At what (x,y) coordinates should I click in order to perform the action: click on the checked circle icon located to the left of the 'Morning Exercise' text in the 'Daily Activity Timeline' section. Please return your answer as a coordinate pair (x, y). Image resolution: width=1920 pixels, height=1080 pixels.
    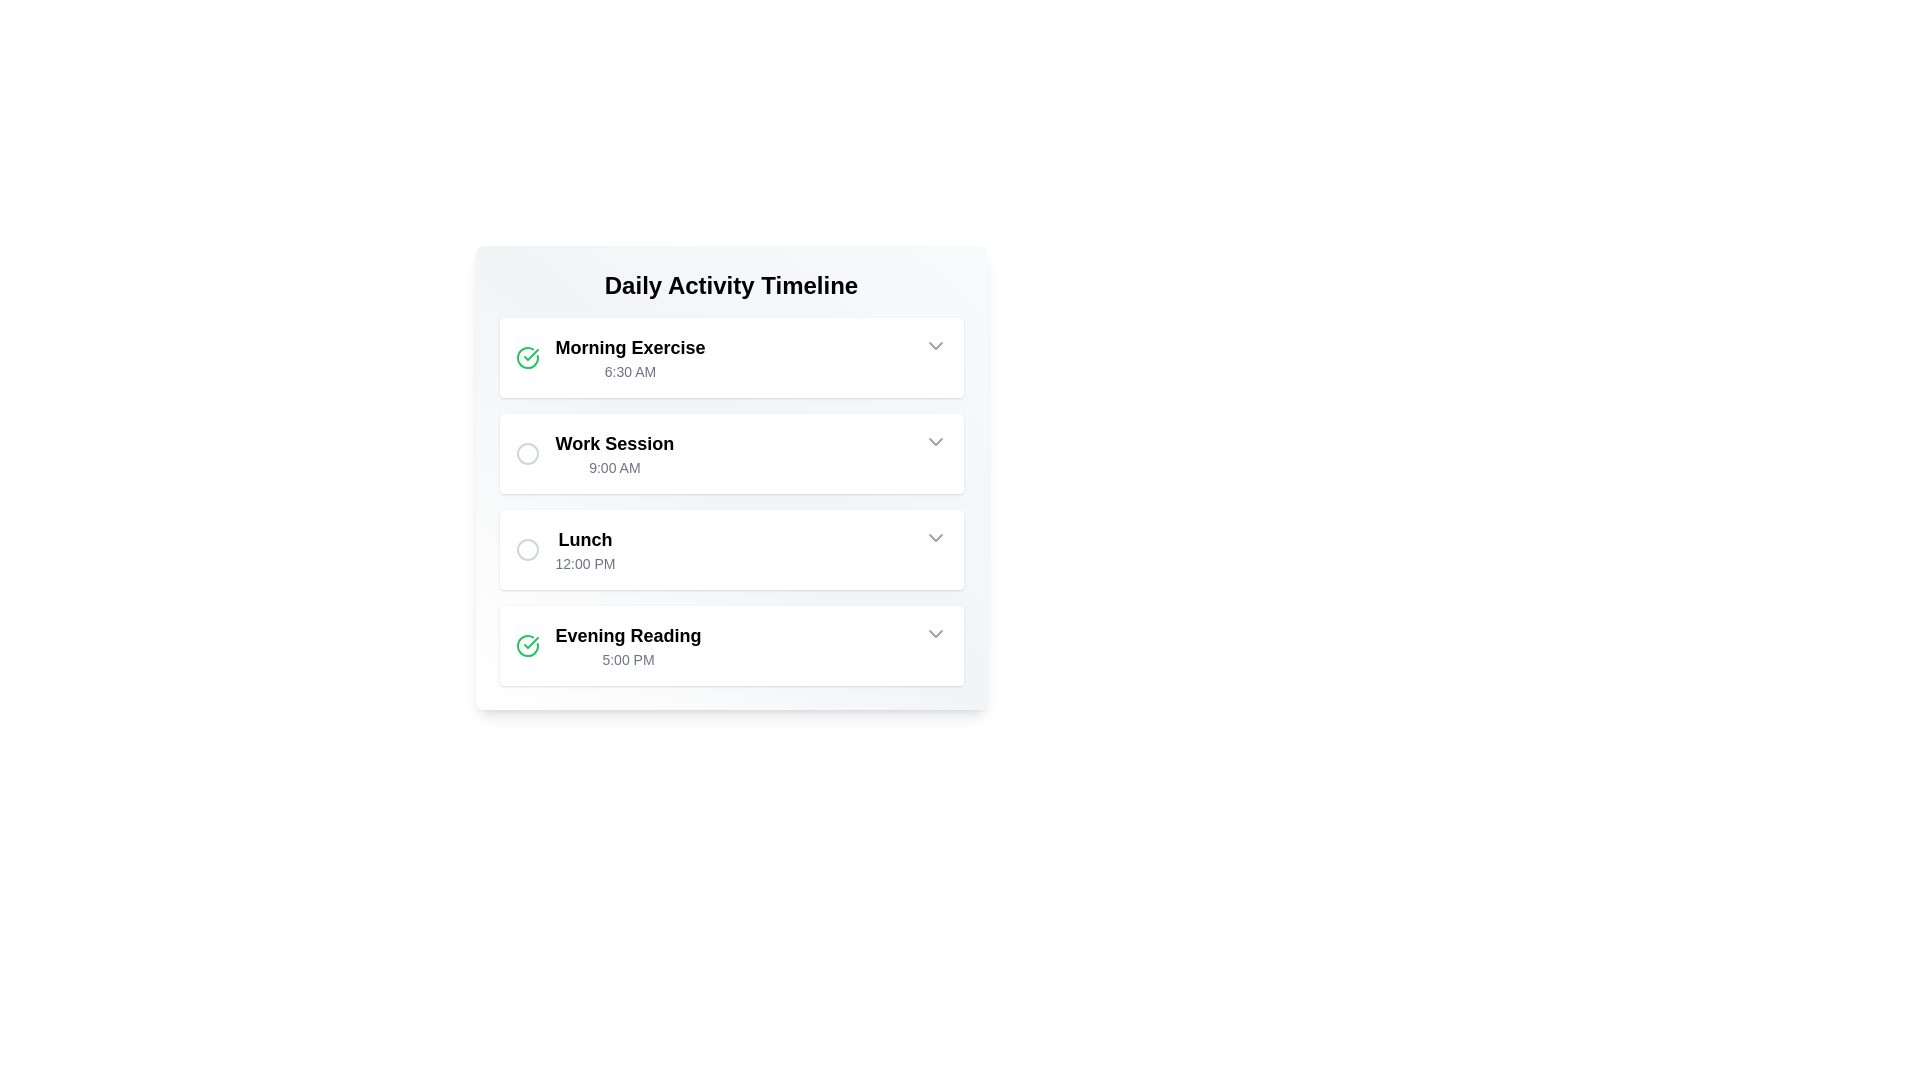
    Looking at the image, I should click on (527, 357).